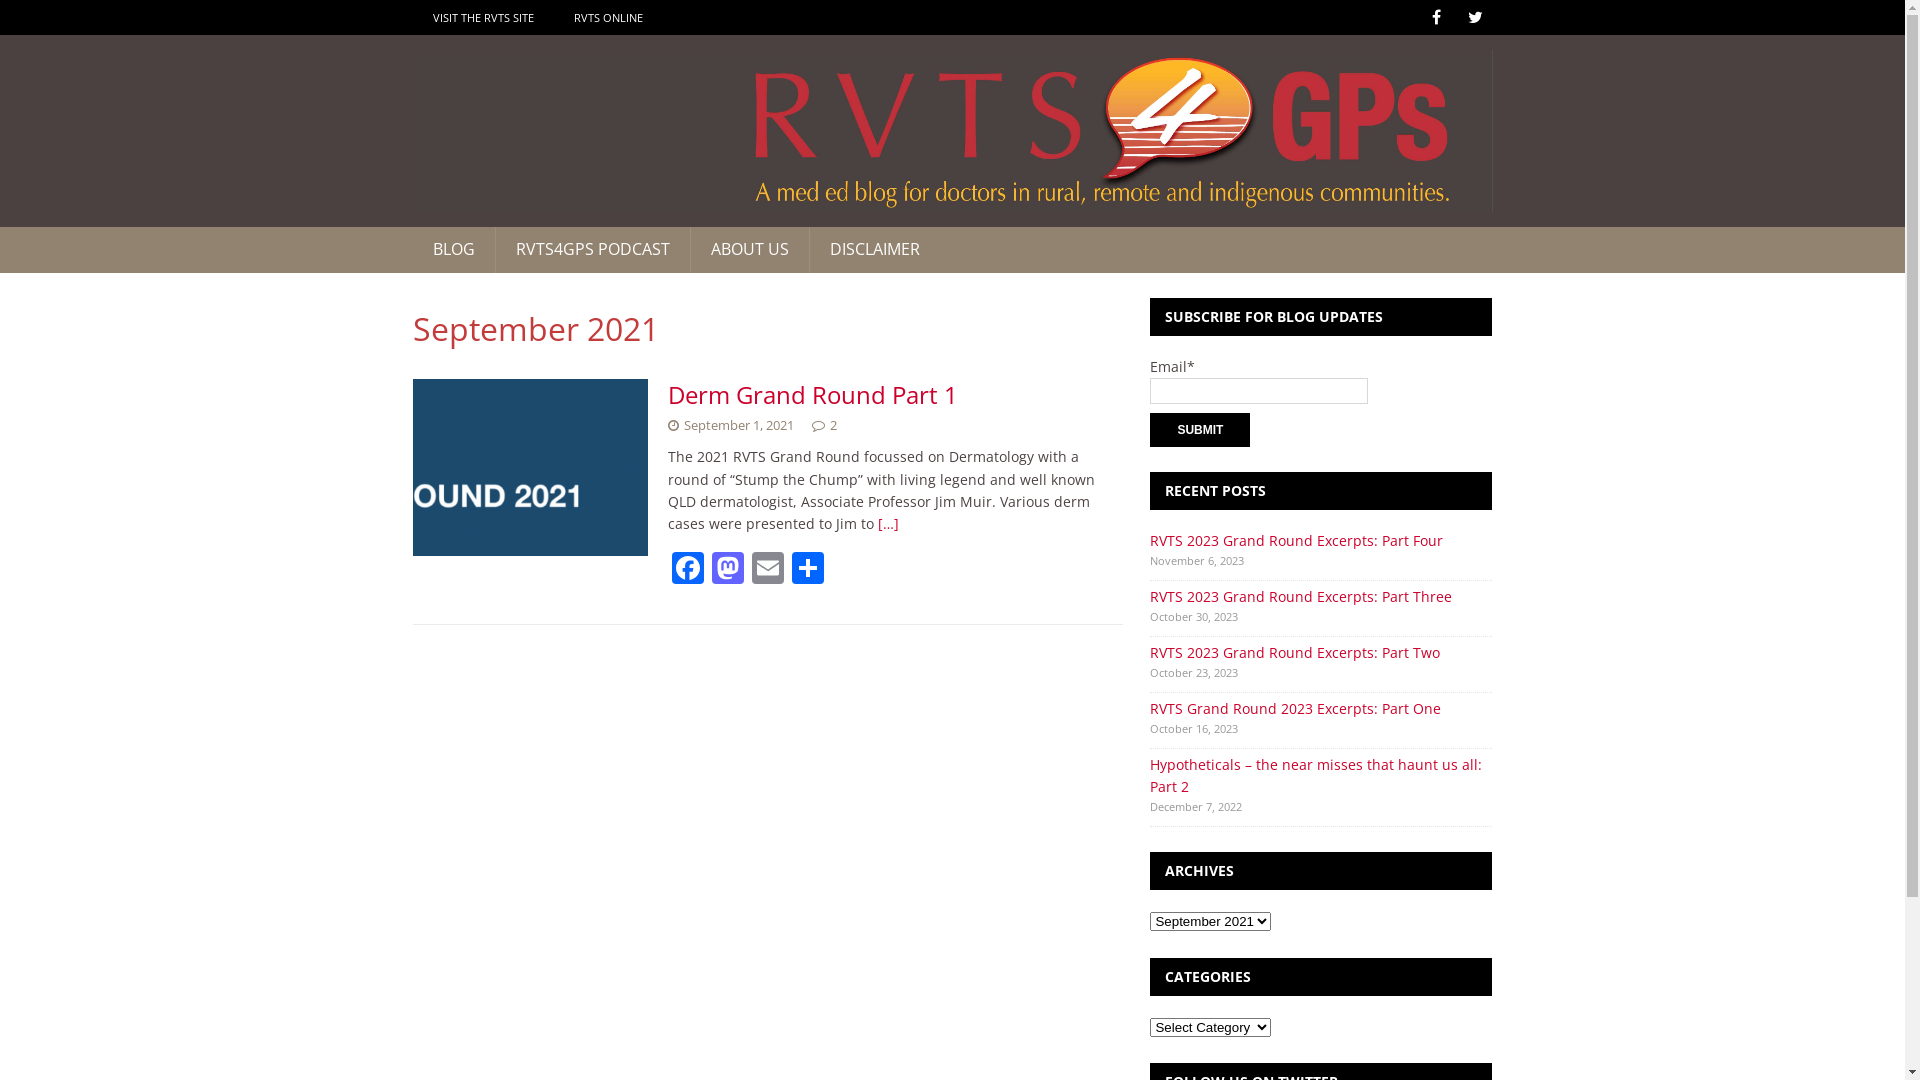  I want to click on 'RVTS 2023 Grand Round Excerpts: Part Two', so click(1295, 652).